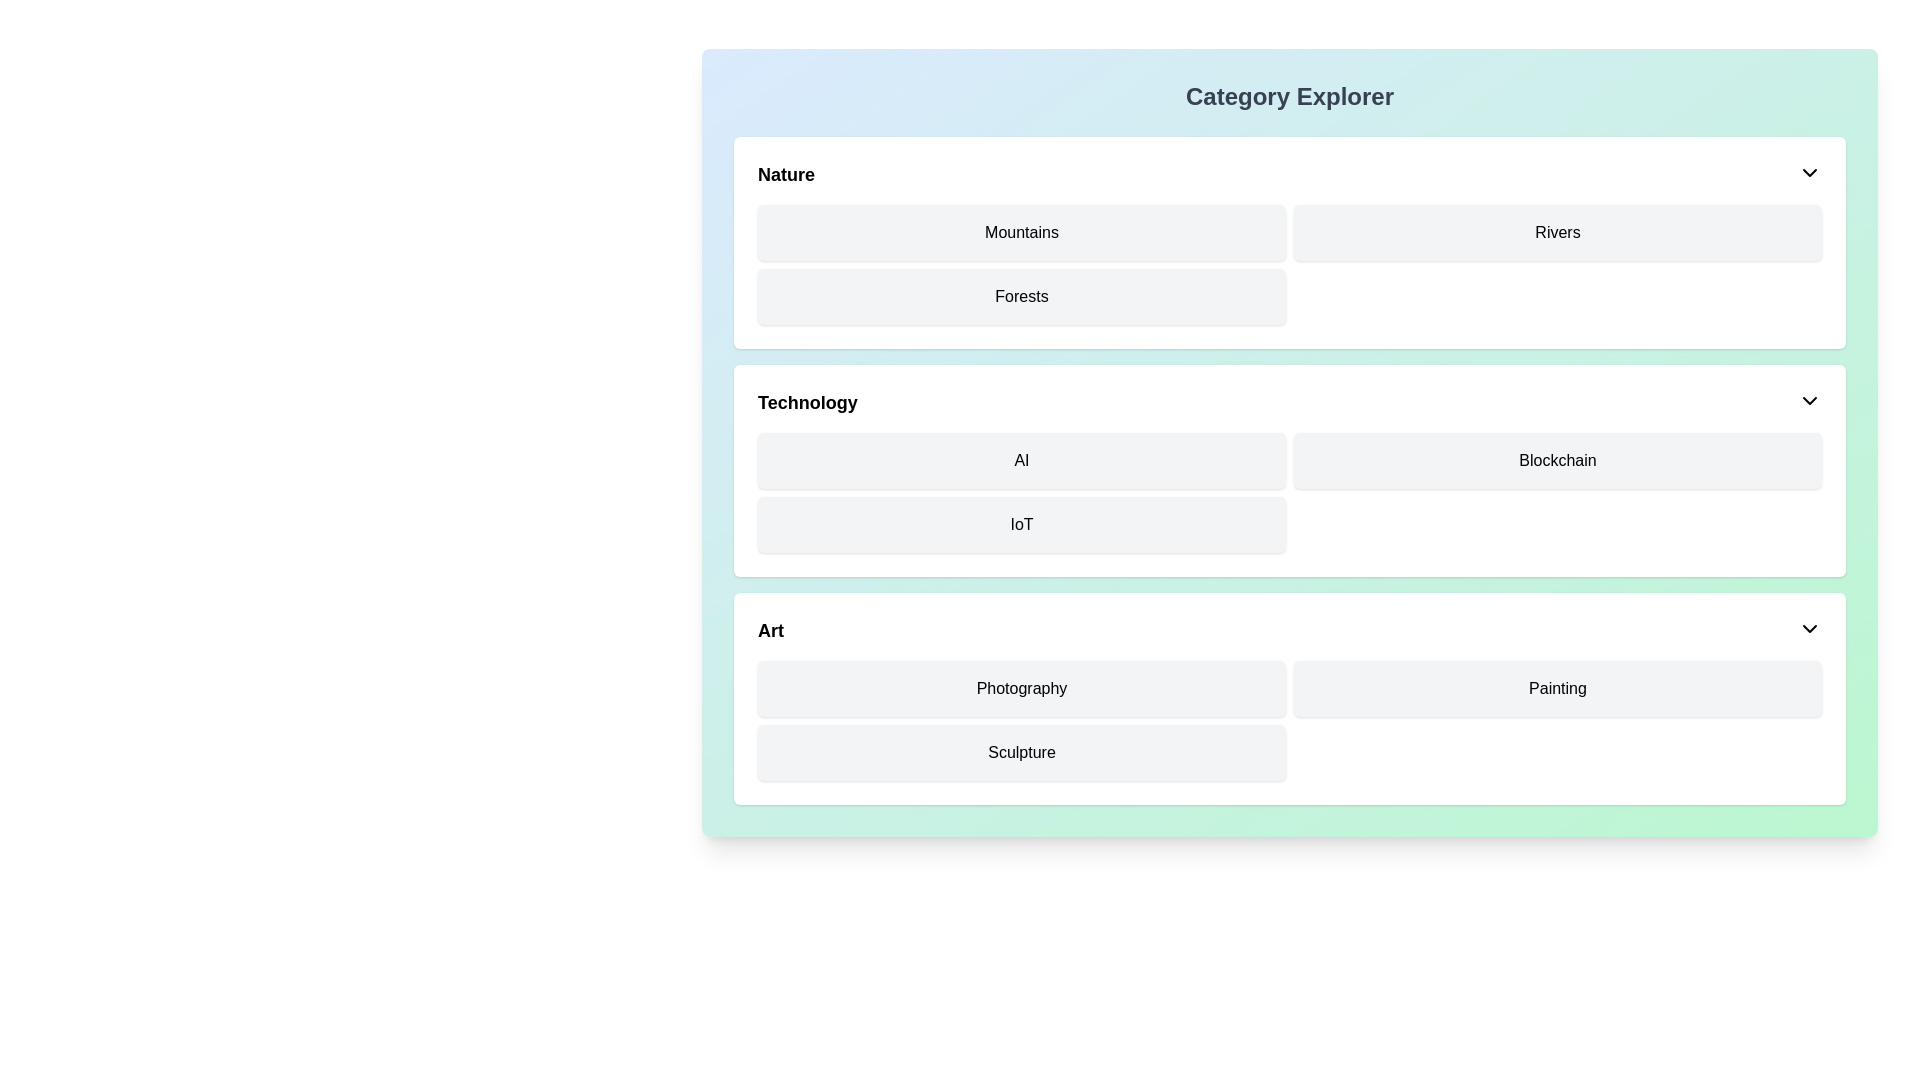 This screenshot has width=1920, height=1080. Describe the element at coordinates (1022, 688) in the screenshot. I see `the 'Photography' label located in the top-left position of the 'Art' section` at that location.